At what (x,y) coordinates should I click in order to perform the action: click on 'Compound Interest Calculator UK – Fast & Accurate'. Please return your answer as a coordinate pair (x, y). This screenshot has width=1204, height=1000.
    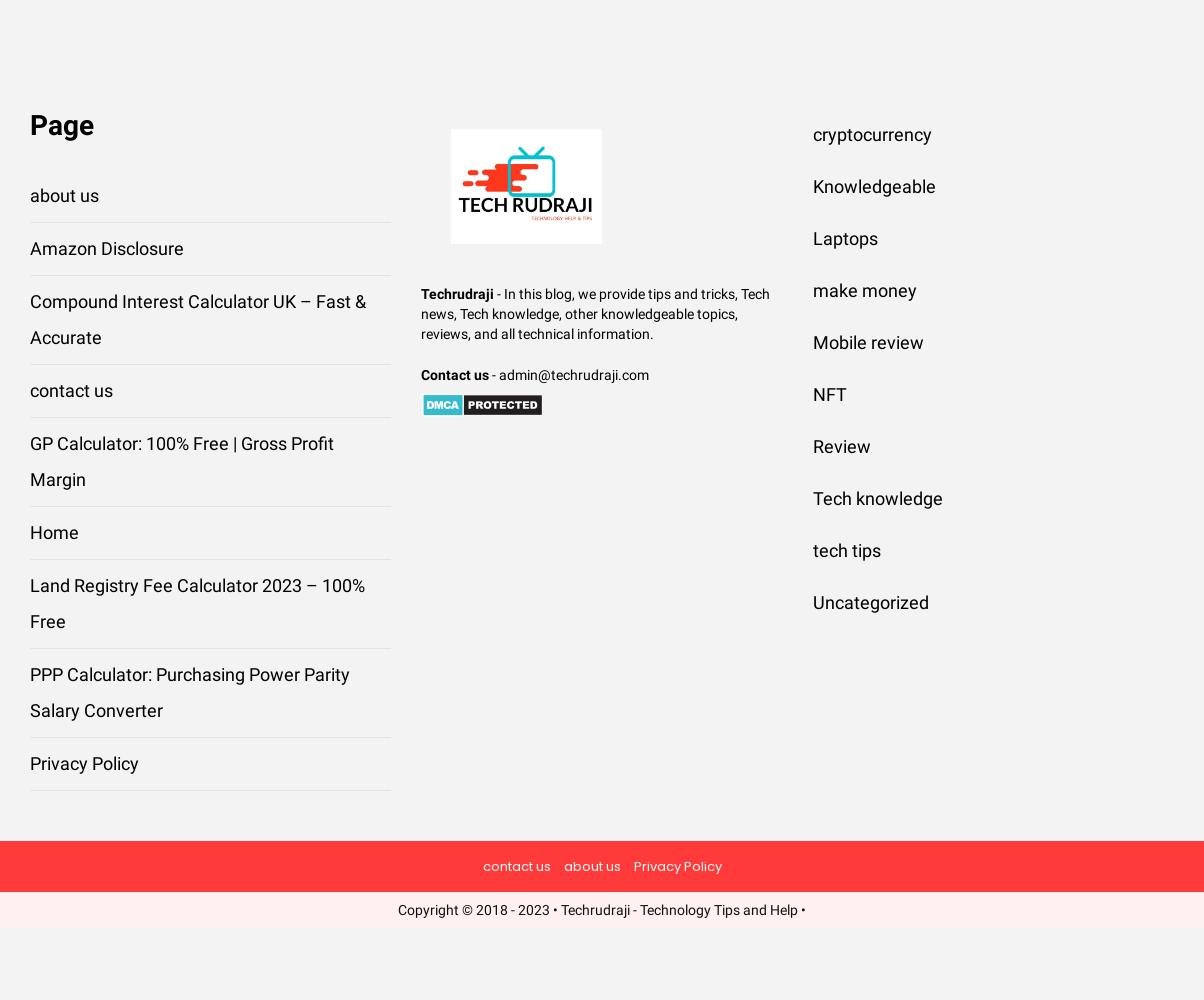
    Looking at the image, I should click on (198, 318).